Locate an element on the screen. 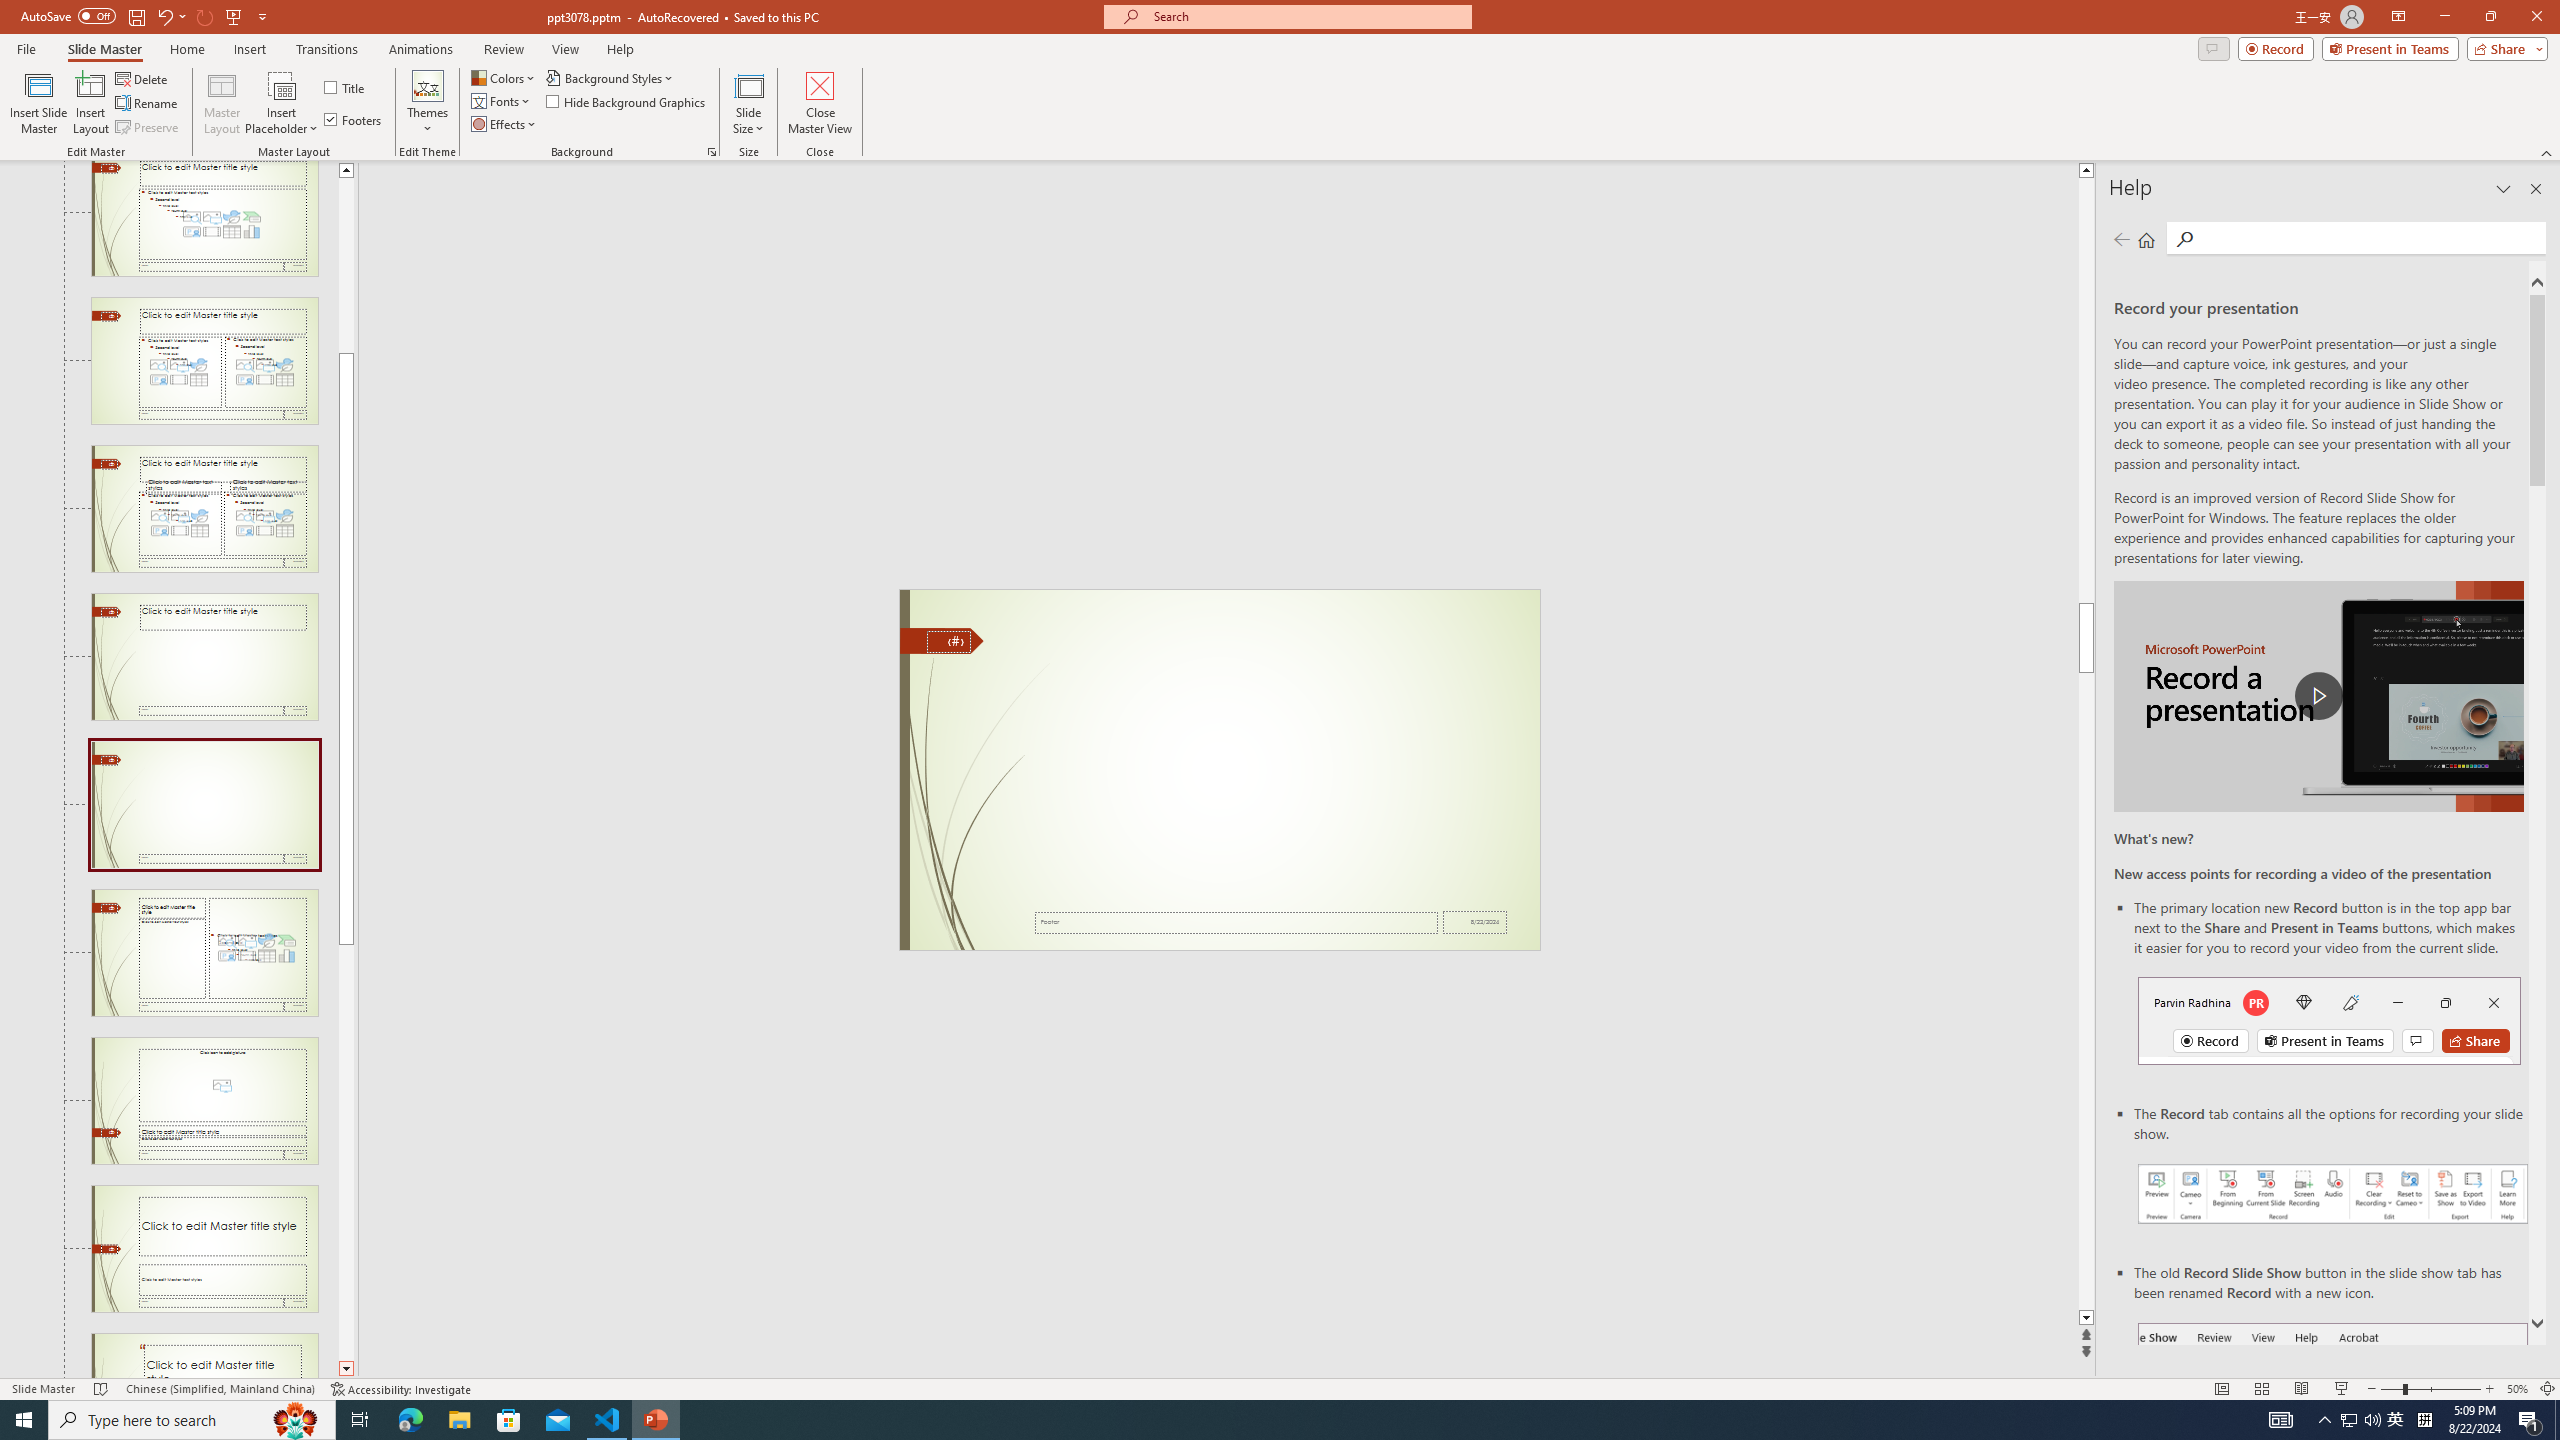 The image size is (2560, 1440). 'Search' is located at coordinates (2368, 237).